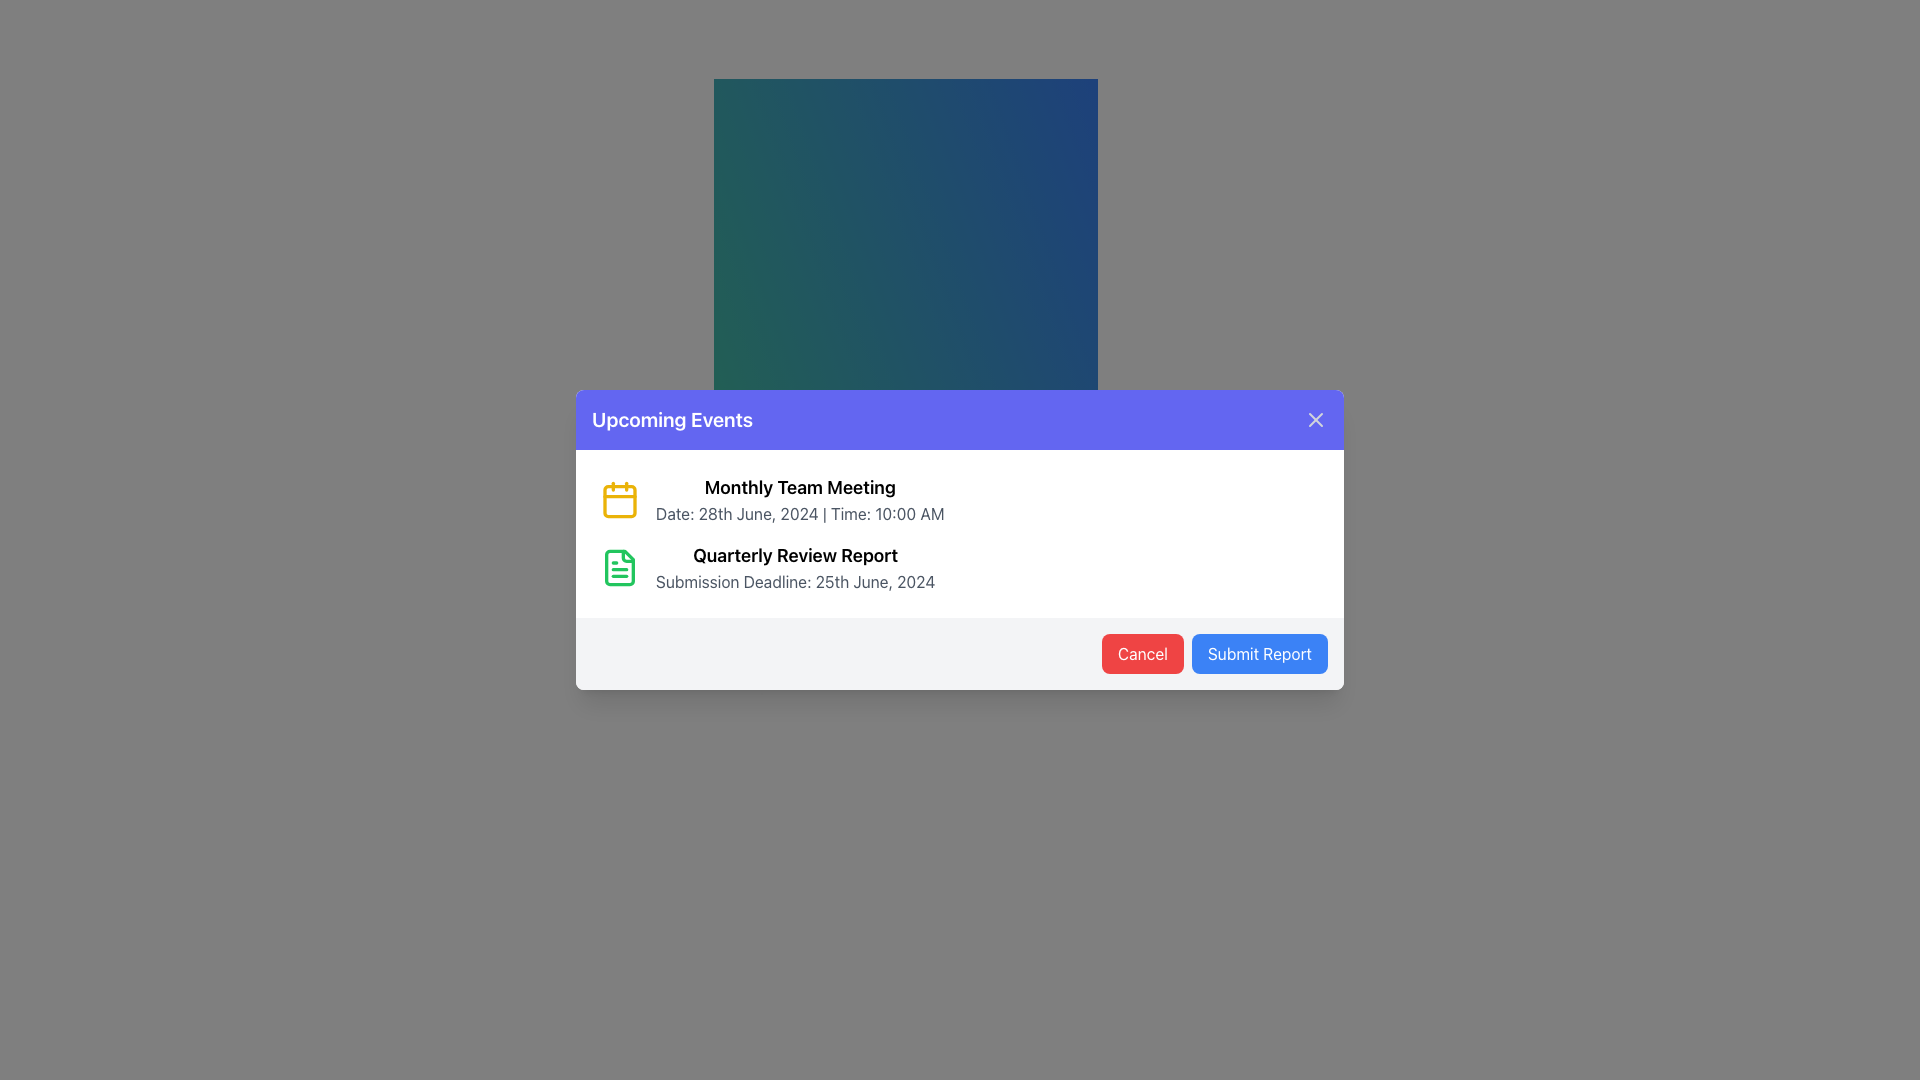 This screenshot has width=1920, height=1080. What do you see at coordinates (618, 567) in the screenshot?
I see `the document icon representing the 'Quarterly Review Report' located to the left of the report text` at bounding box center [618, 567].